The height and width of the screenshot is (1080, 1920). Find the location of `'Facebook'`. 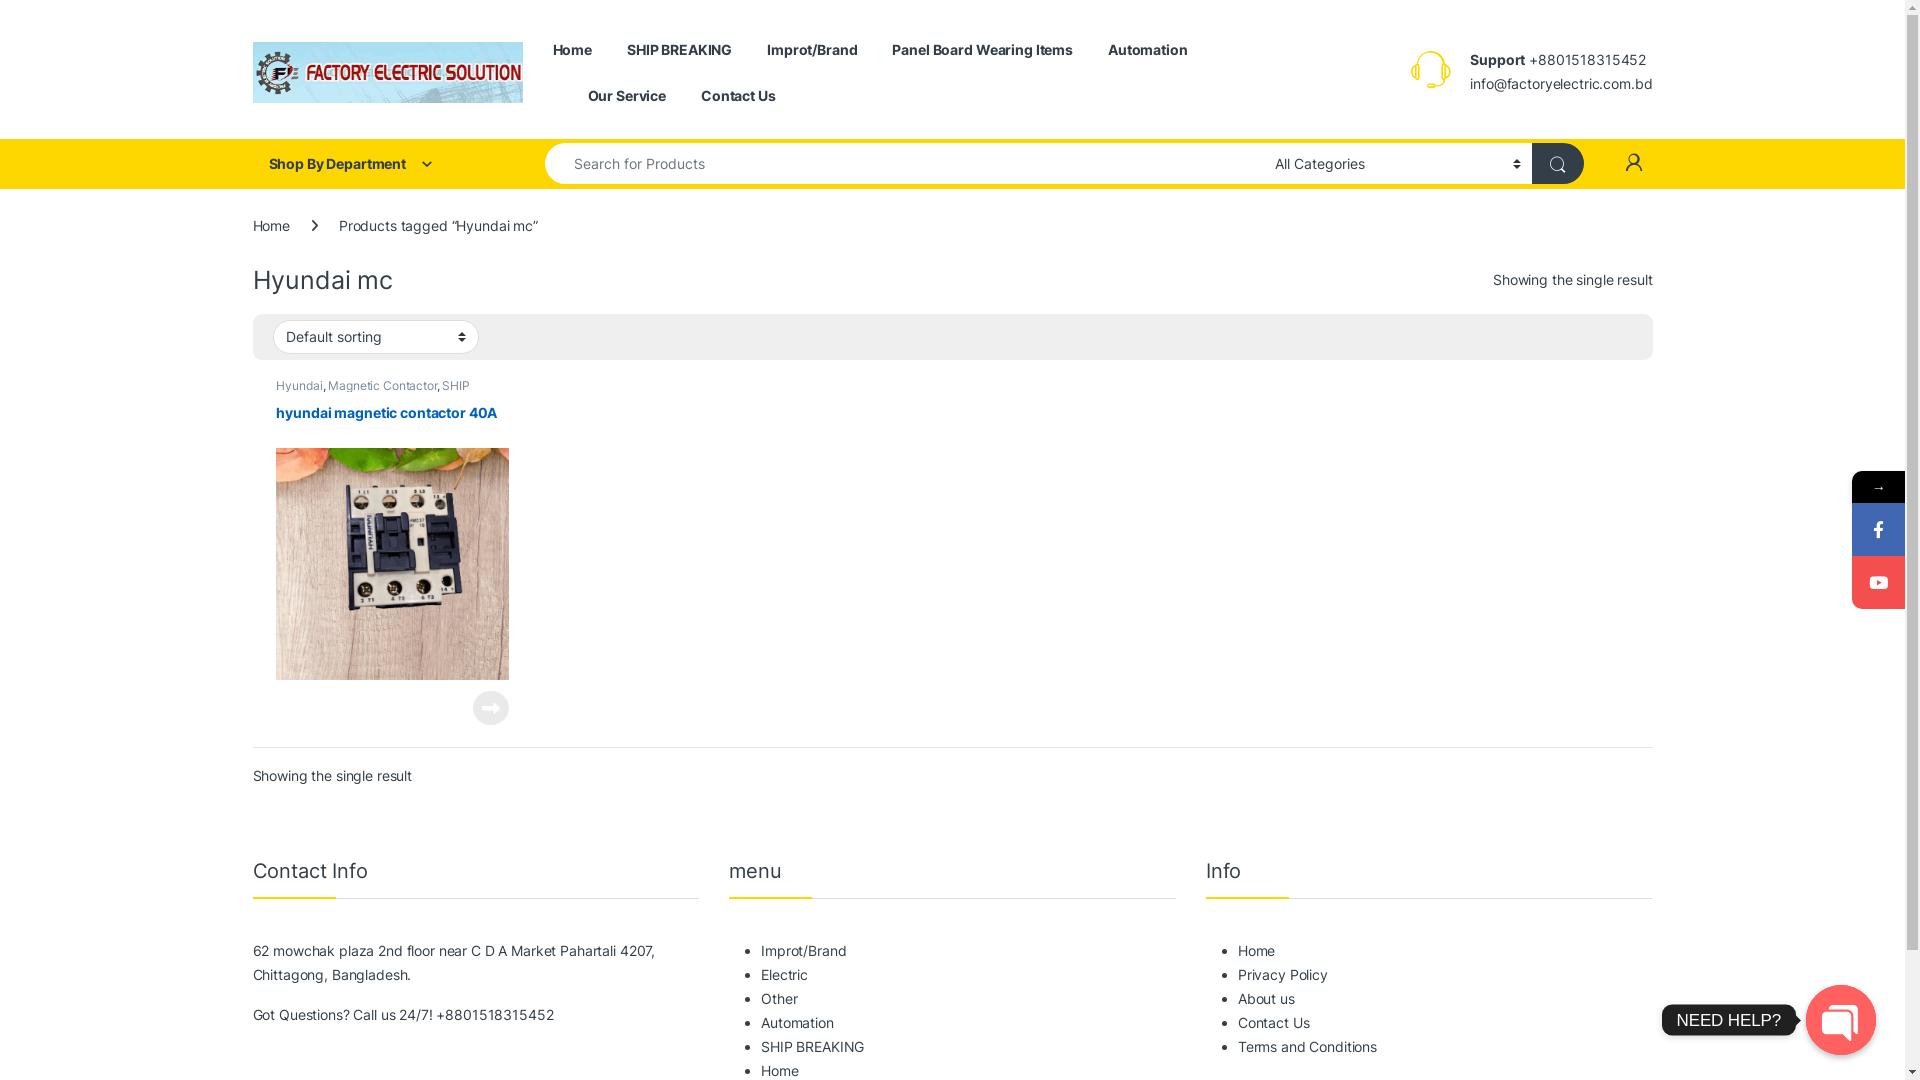

'Facebook' is located at coordinates (1877, 528).